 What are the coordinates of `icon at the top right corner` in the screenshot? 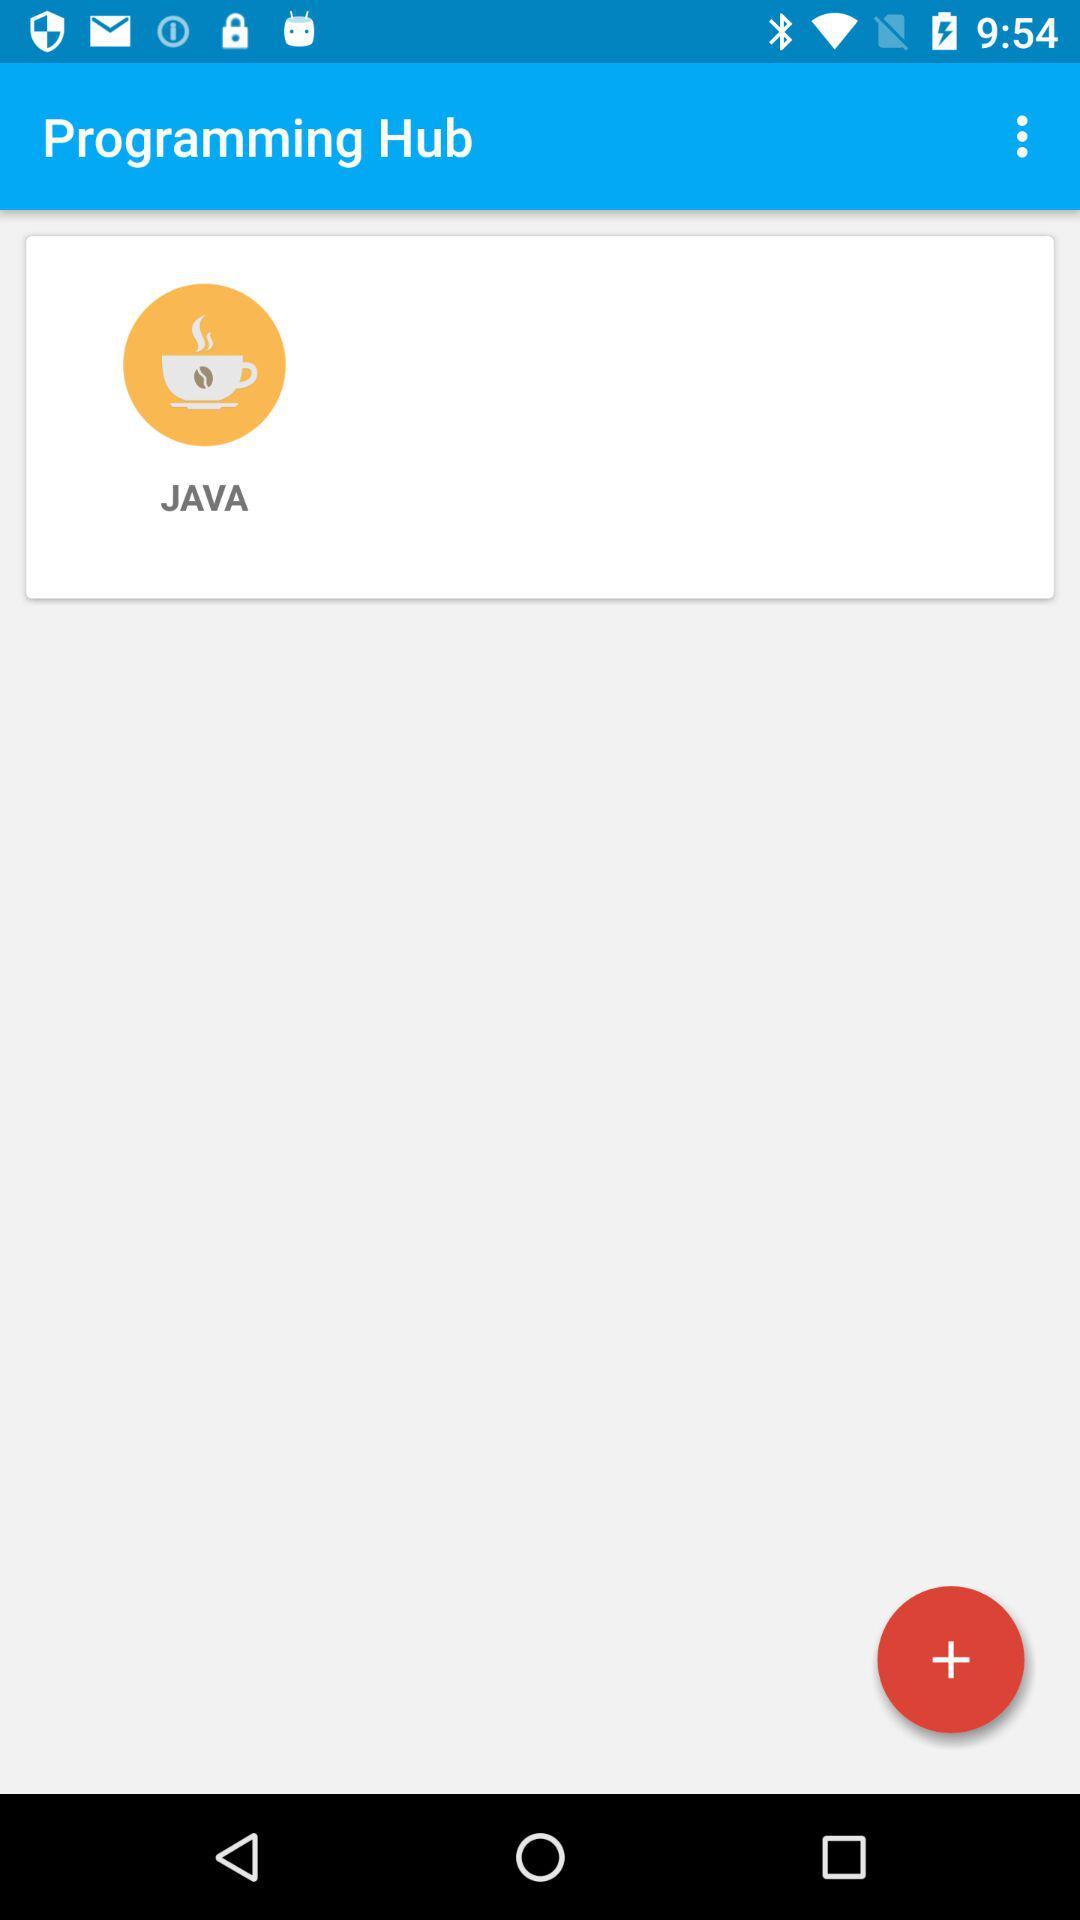 It's located at (1027, 135).